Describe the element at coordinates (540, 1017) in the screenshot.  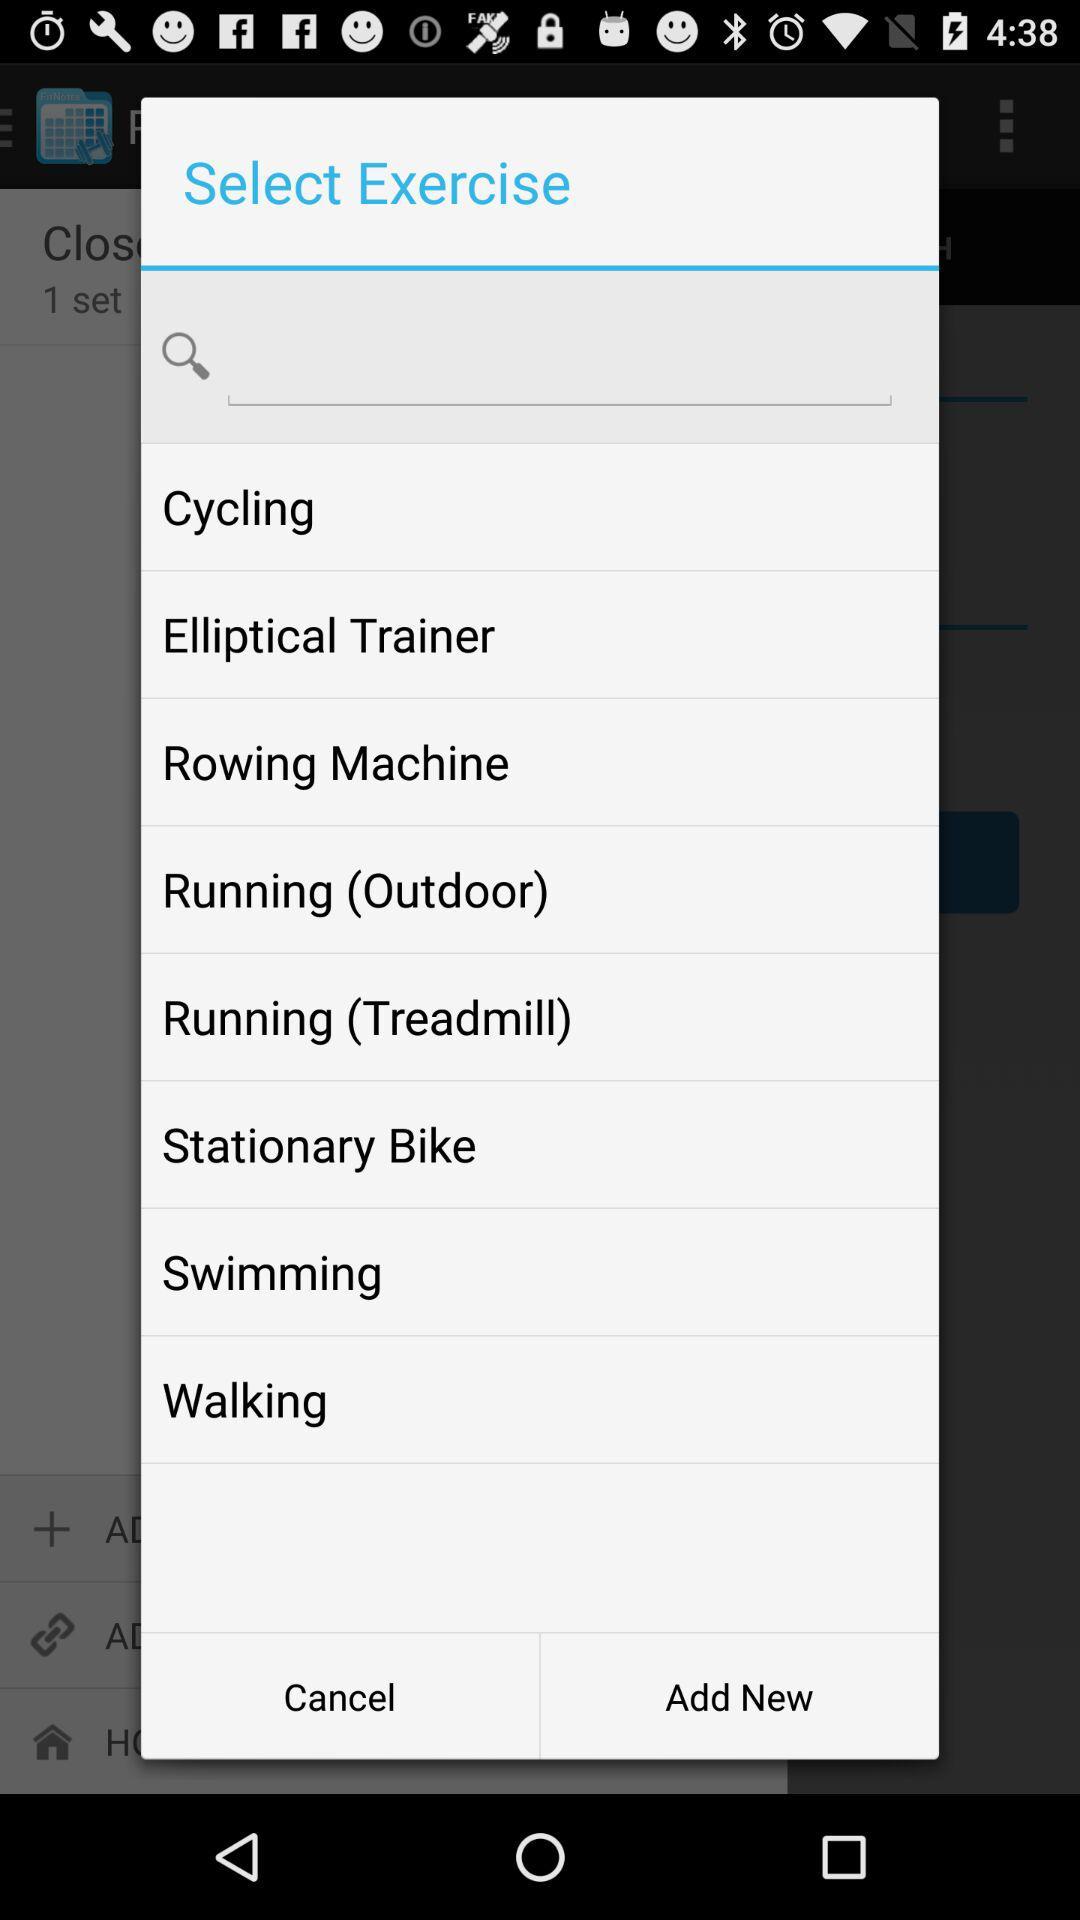
I see `icon below the running (outdoor) icon` at that location.